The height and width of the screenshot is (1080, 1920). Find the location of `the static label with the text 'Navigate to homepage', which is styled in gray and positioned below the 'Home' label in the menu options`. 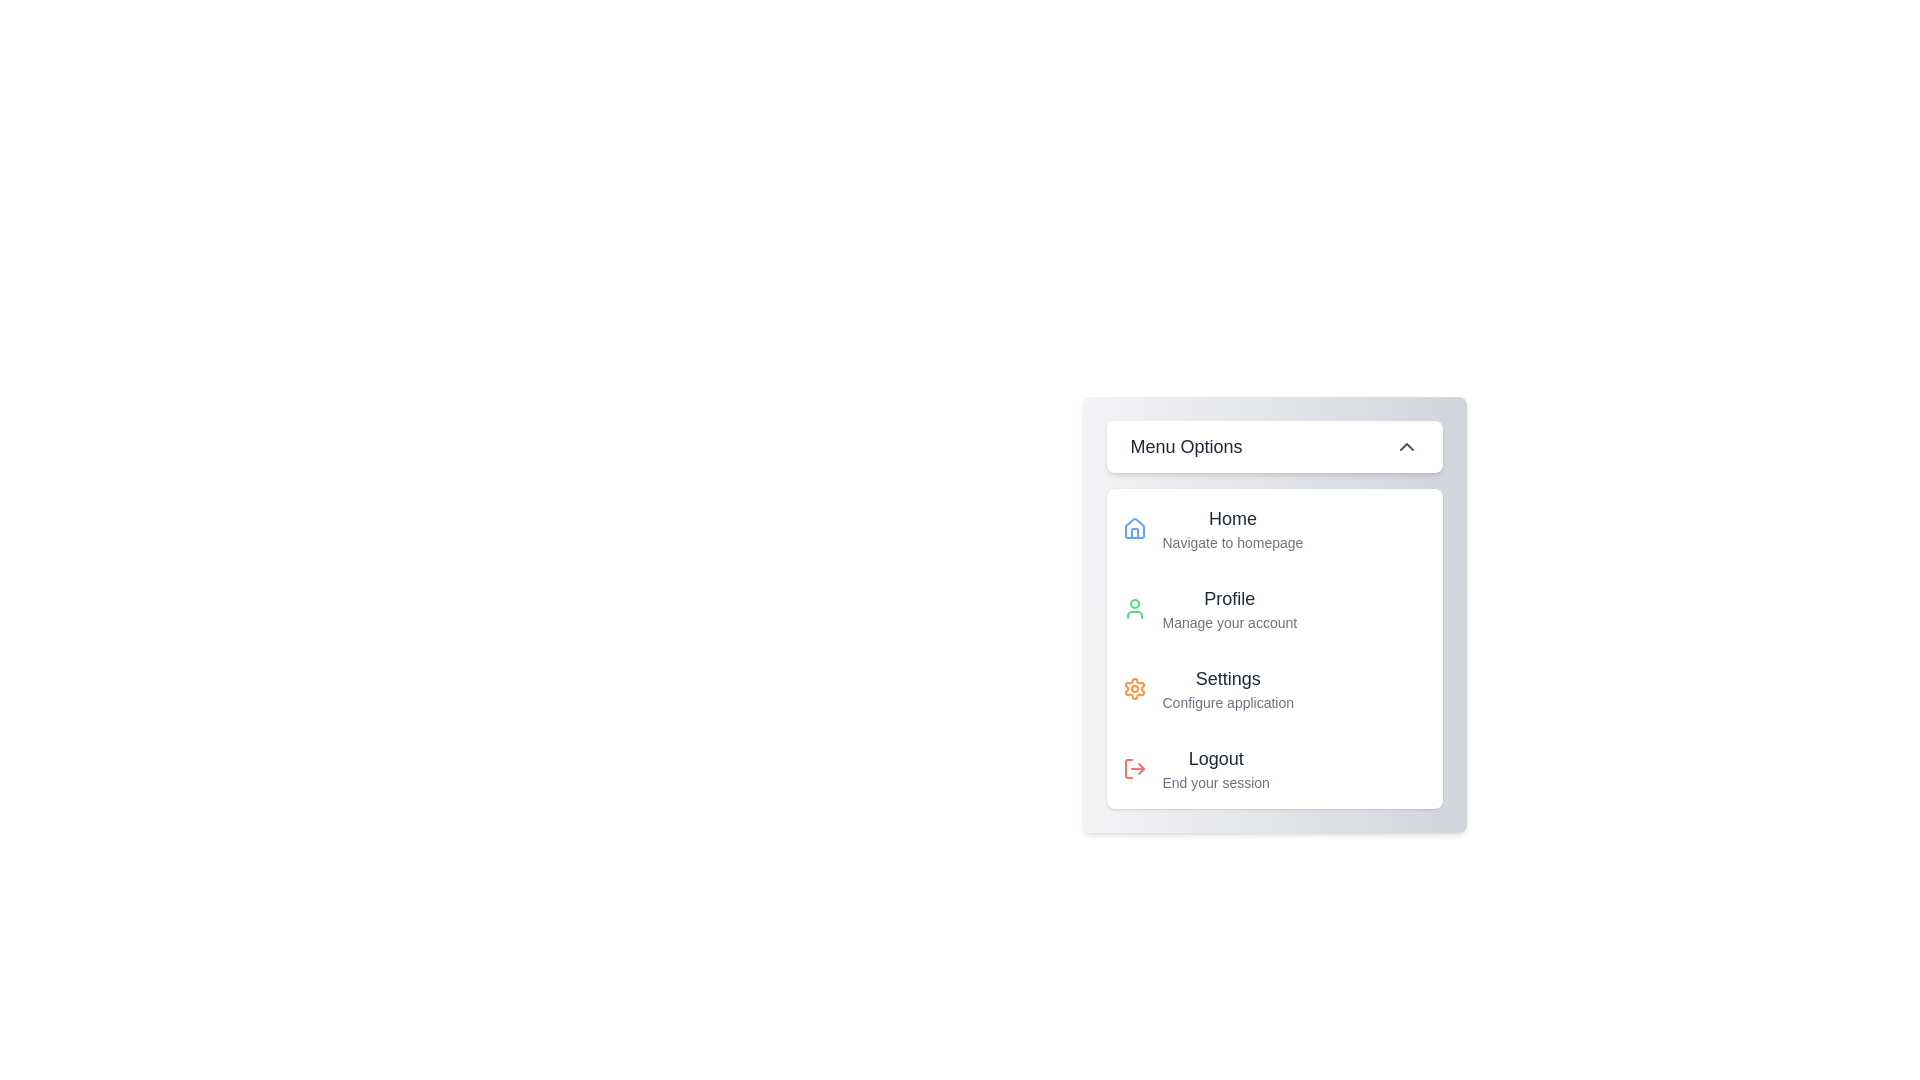

the static label with the text 'Navigate to homepage', which is styled in gray and positioned below the 'Home' label in the menu options is located at coordinates (1232, 543).